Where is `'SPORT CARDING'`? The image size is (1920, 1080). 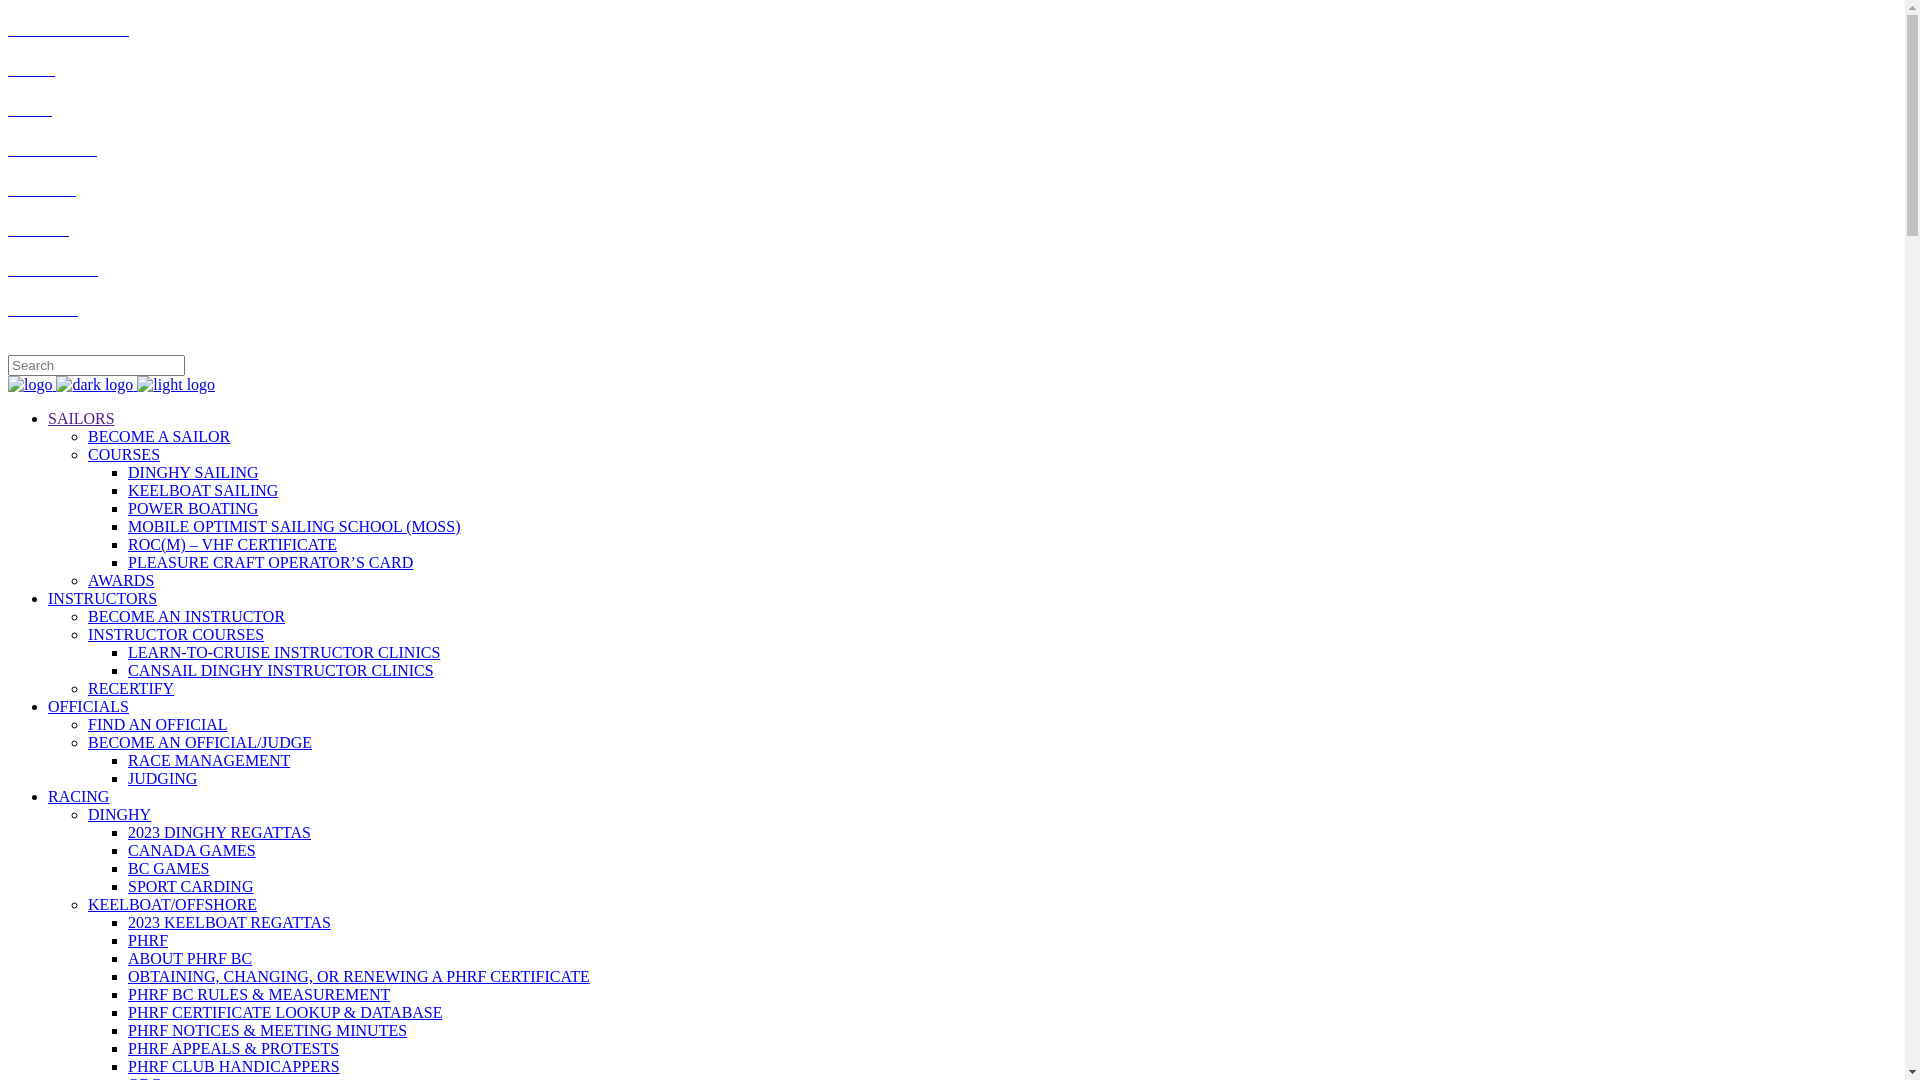 'SPORT CARDING' is located at coordinates (127, 885).